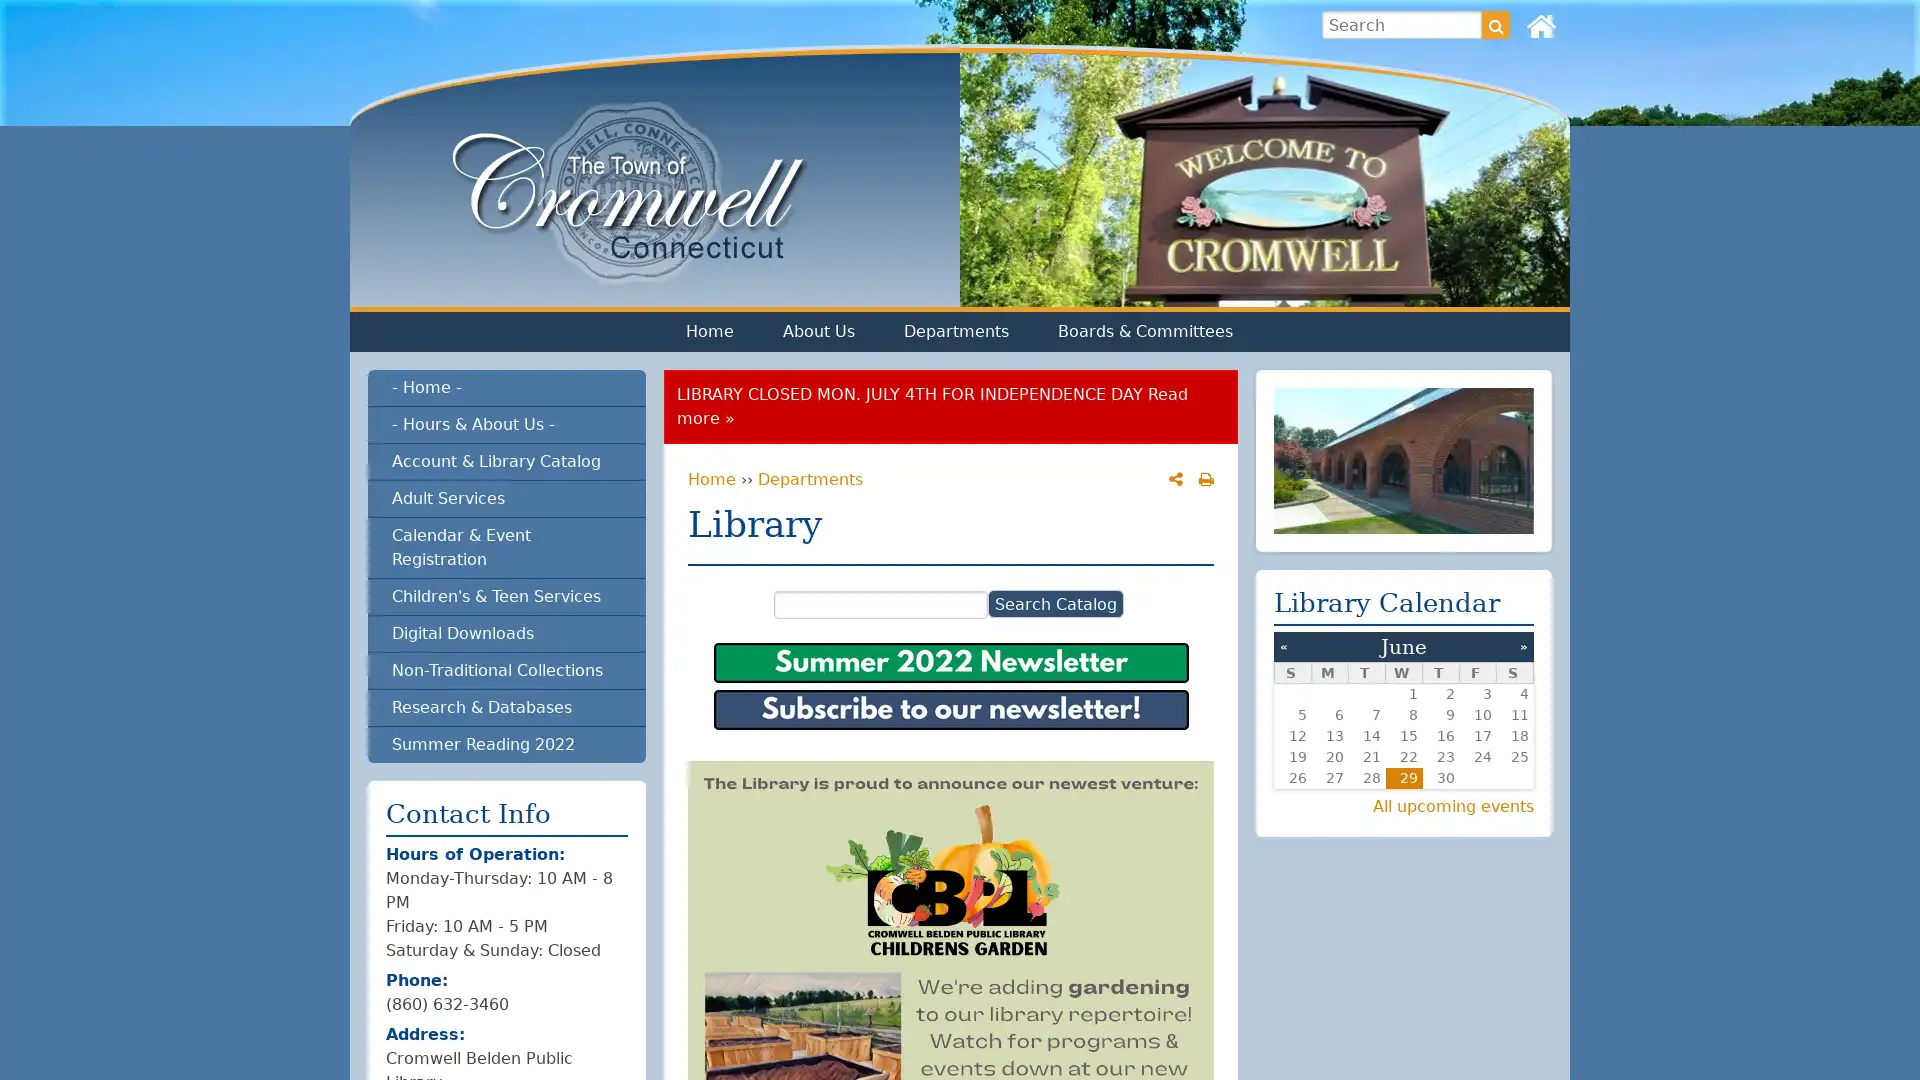  I want to click on Search Catalog, so click(1054, 603).